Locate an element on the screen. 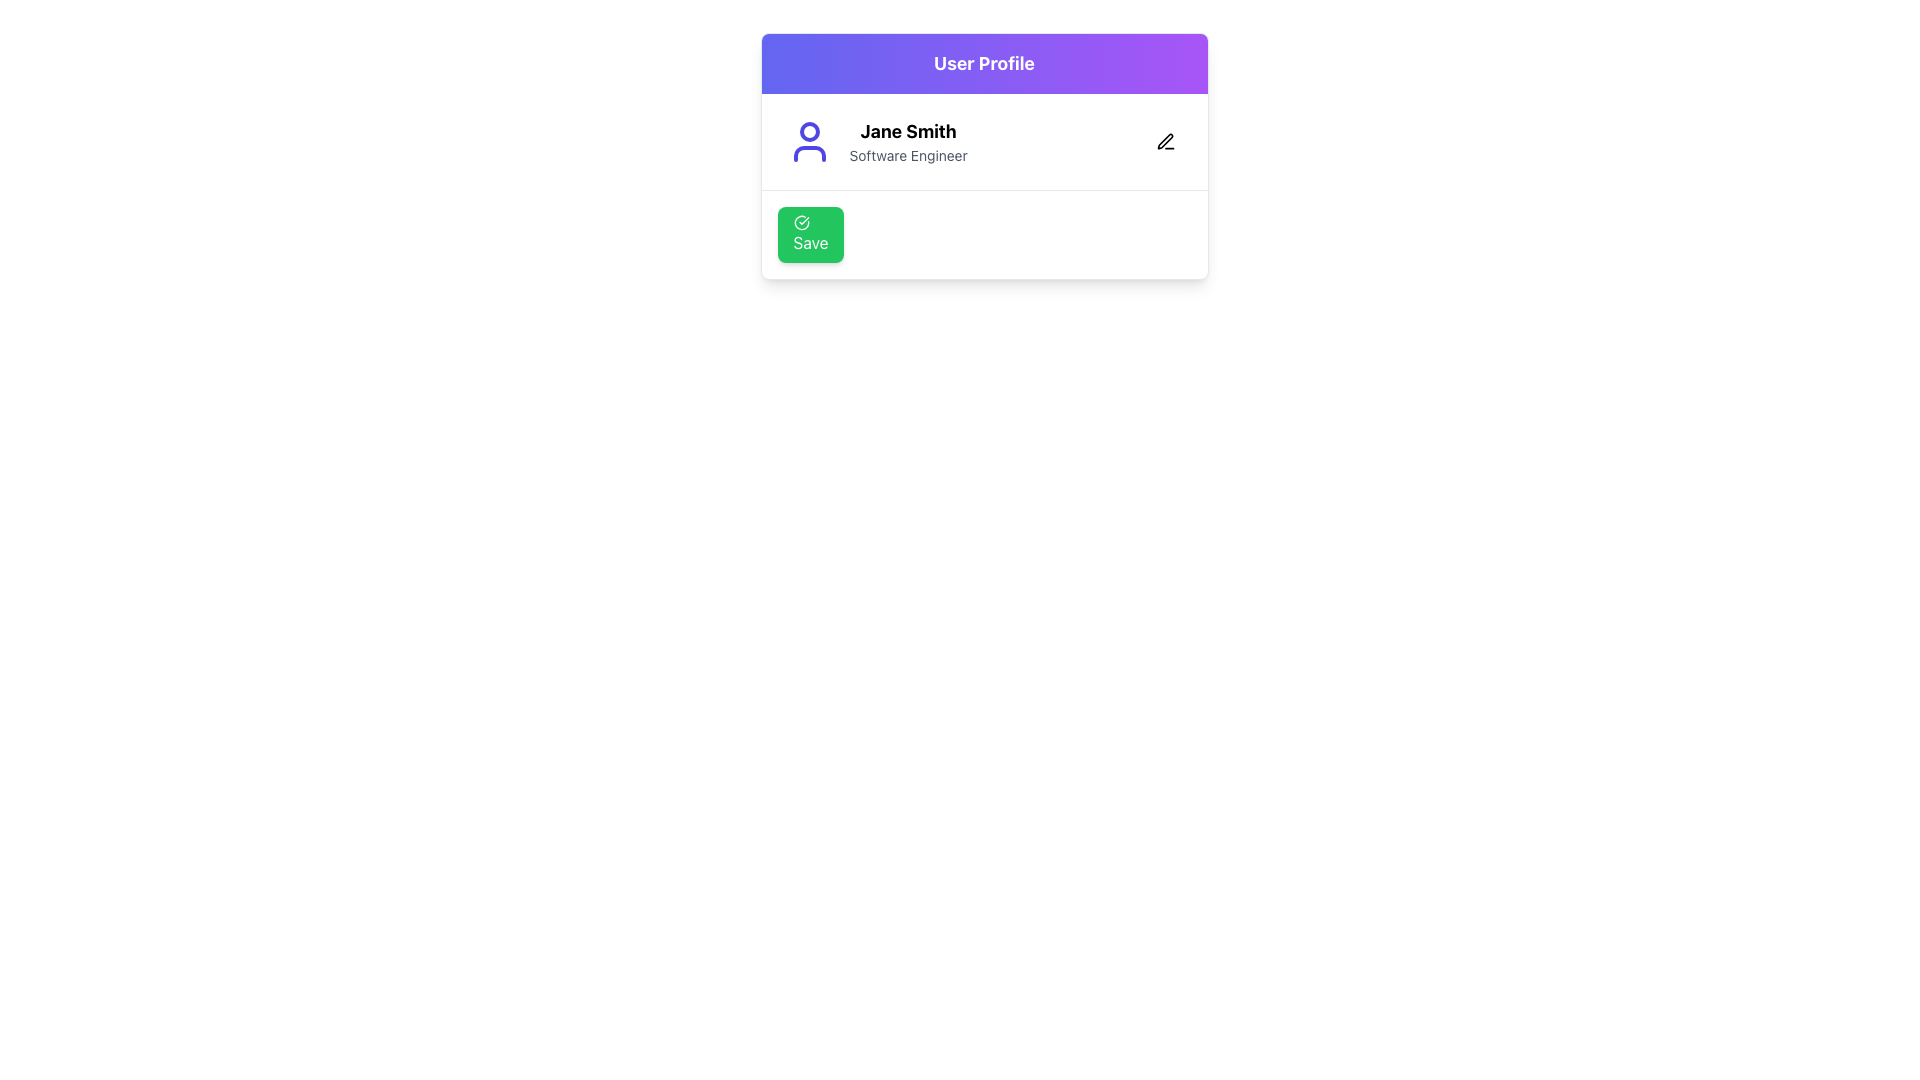  the pen icon in the upper-right corner of the user profile card is located at coordinates (1165, 141).